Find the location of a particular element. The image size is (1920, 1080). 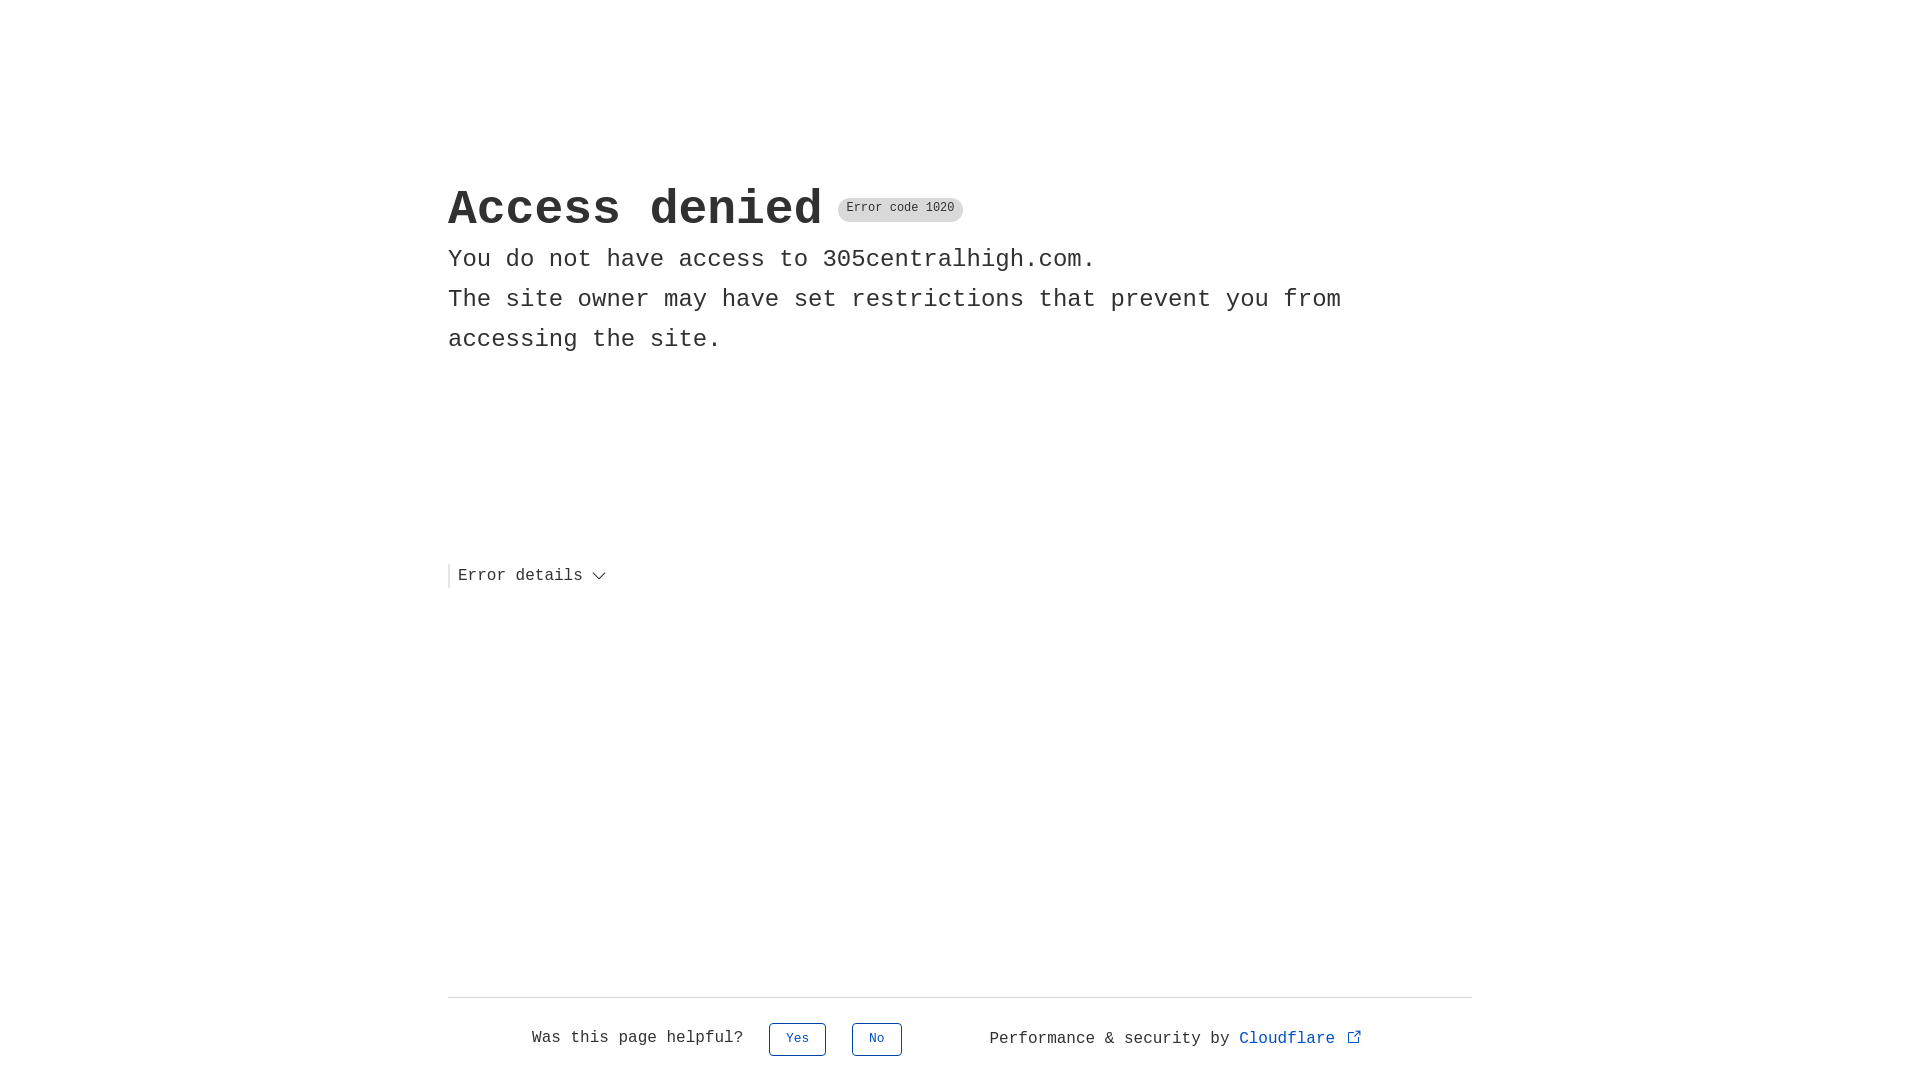

'No' is located at coordinates (877, 1038).